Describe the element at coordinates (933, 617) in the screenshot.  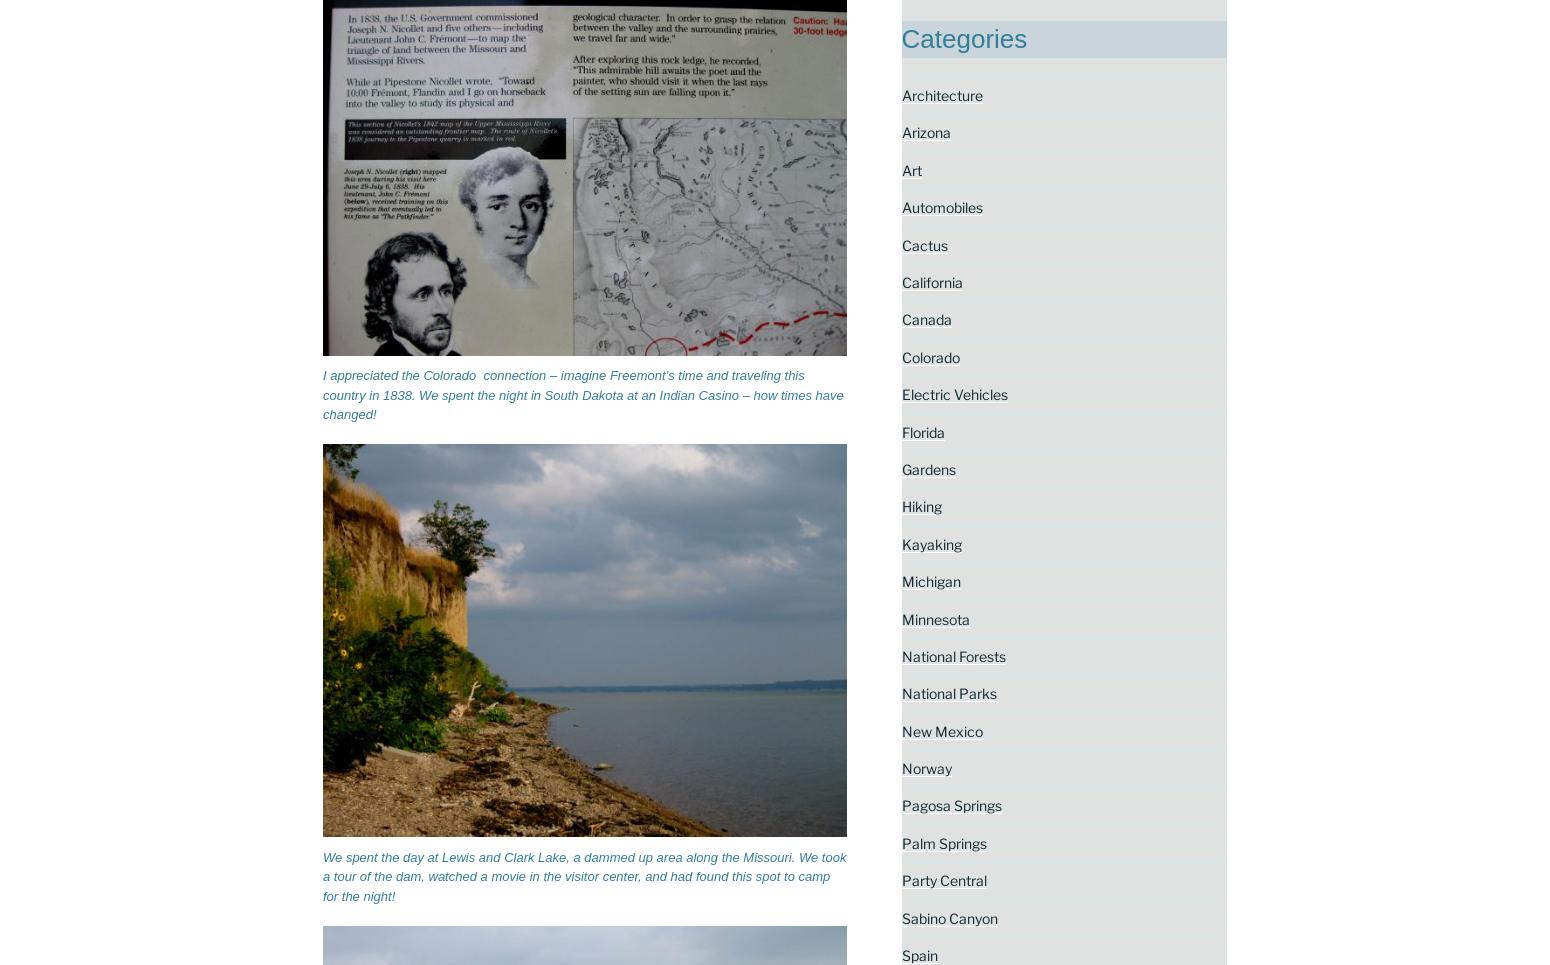
I see `'Minnesota'` at that location.